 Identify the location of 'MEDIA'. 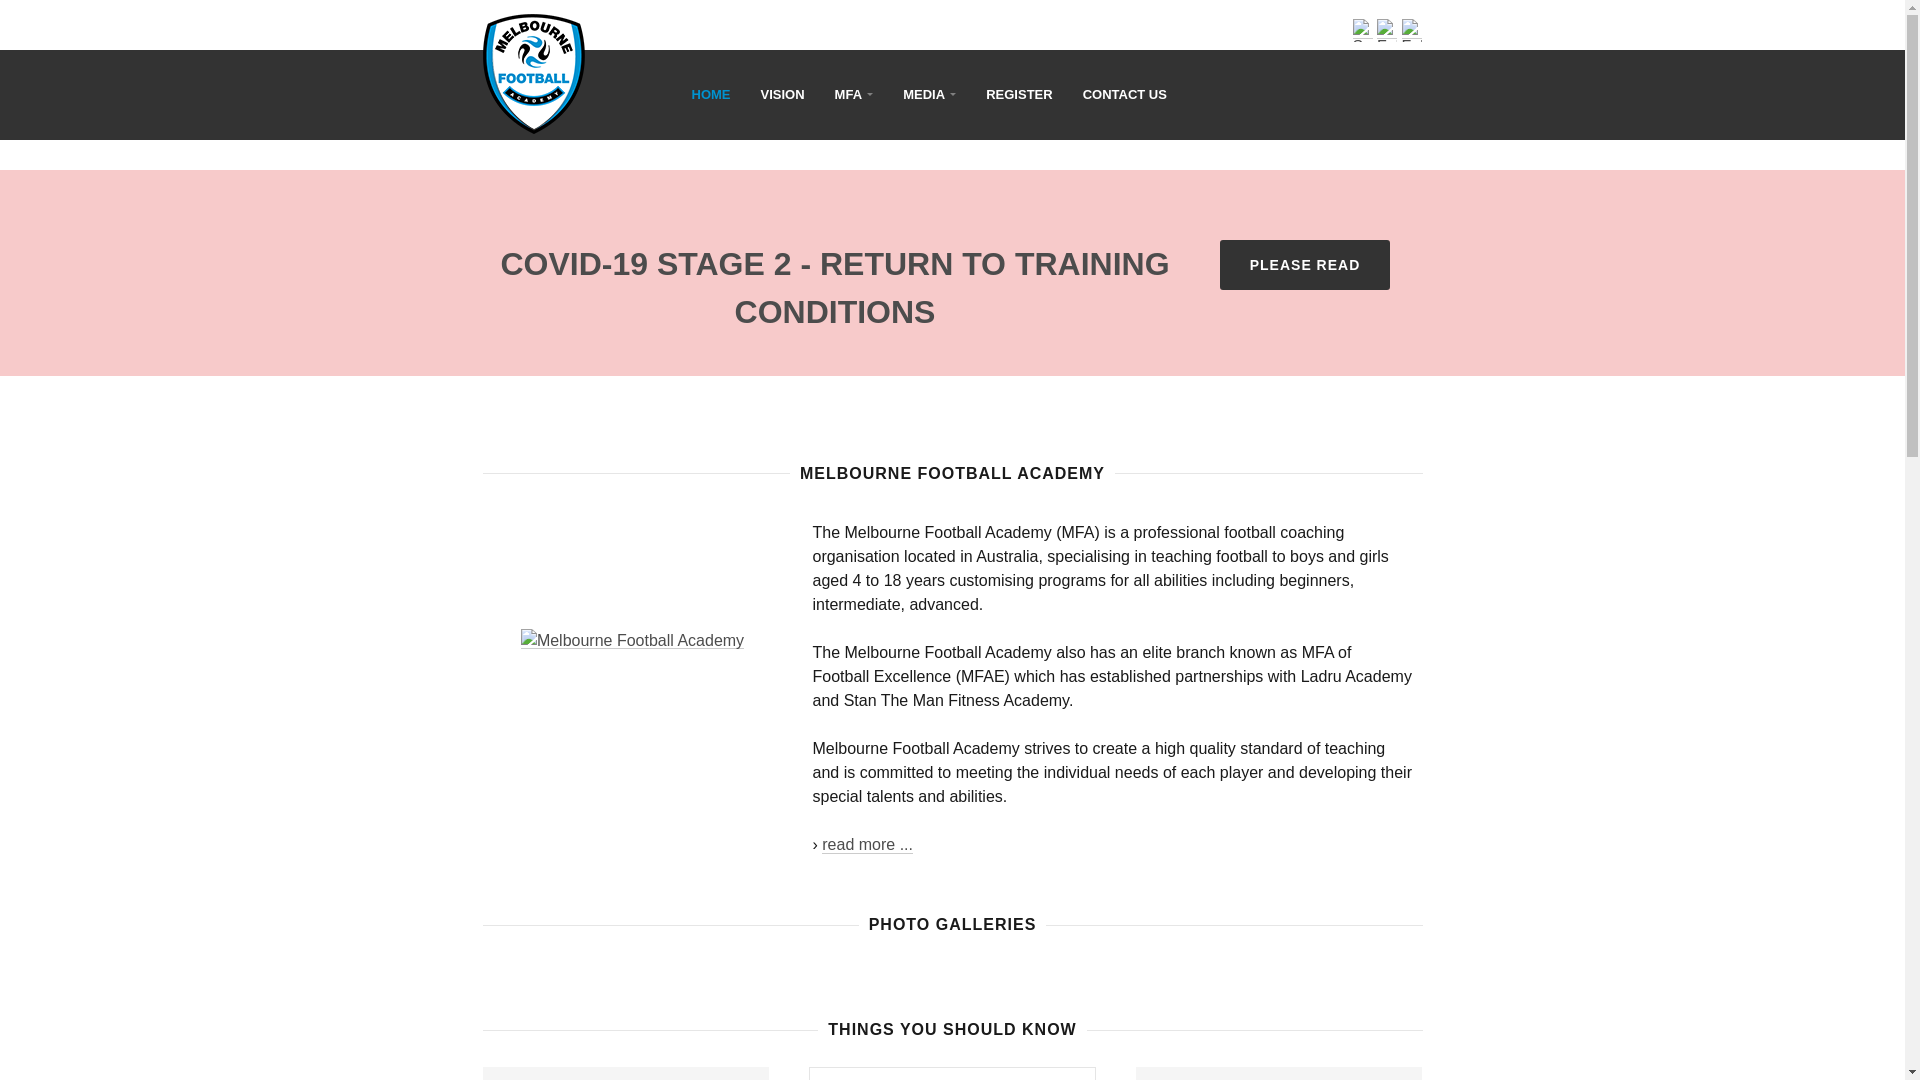
(928, 95).